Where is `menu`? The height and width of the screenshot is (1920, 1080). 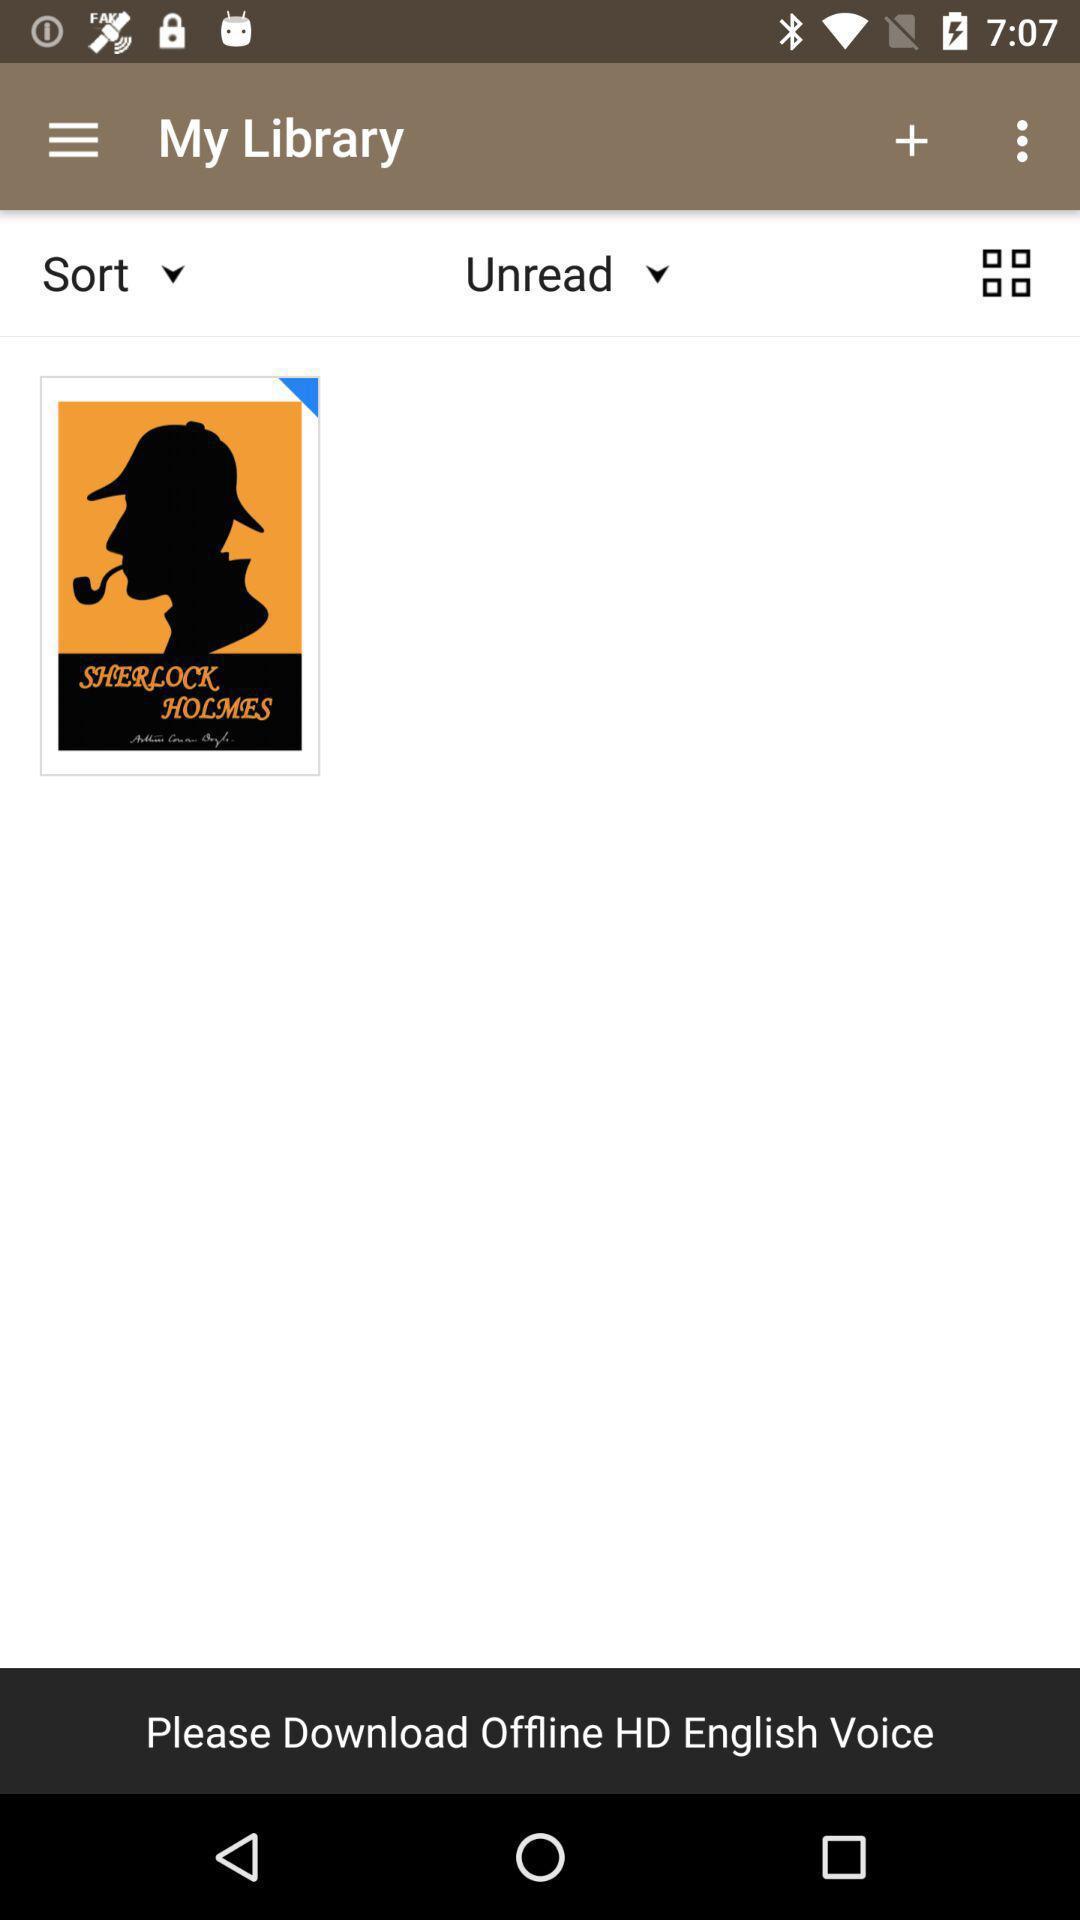 menu is located at coordinates (1006, 272).